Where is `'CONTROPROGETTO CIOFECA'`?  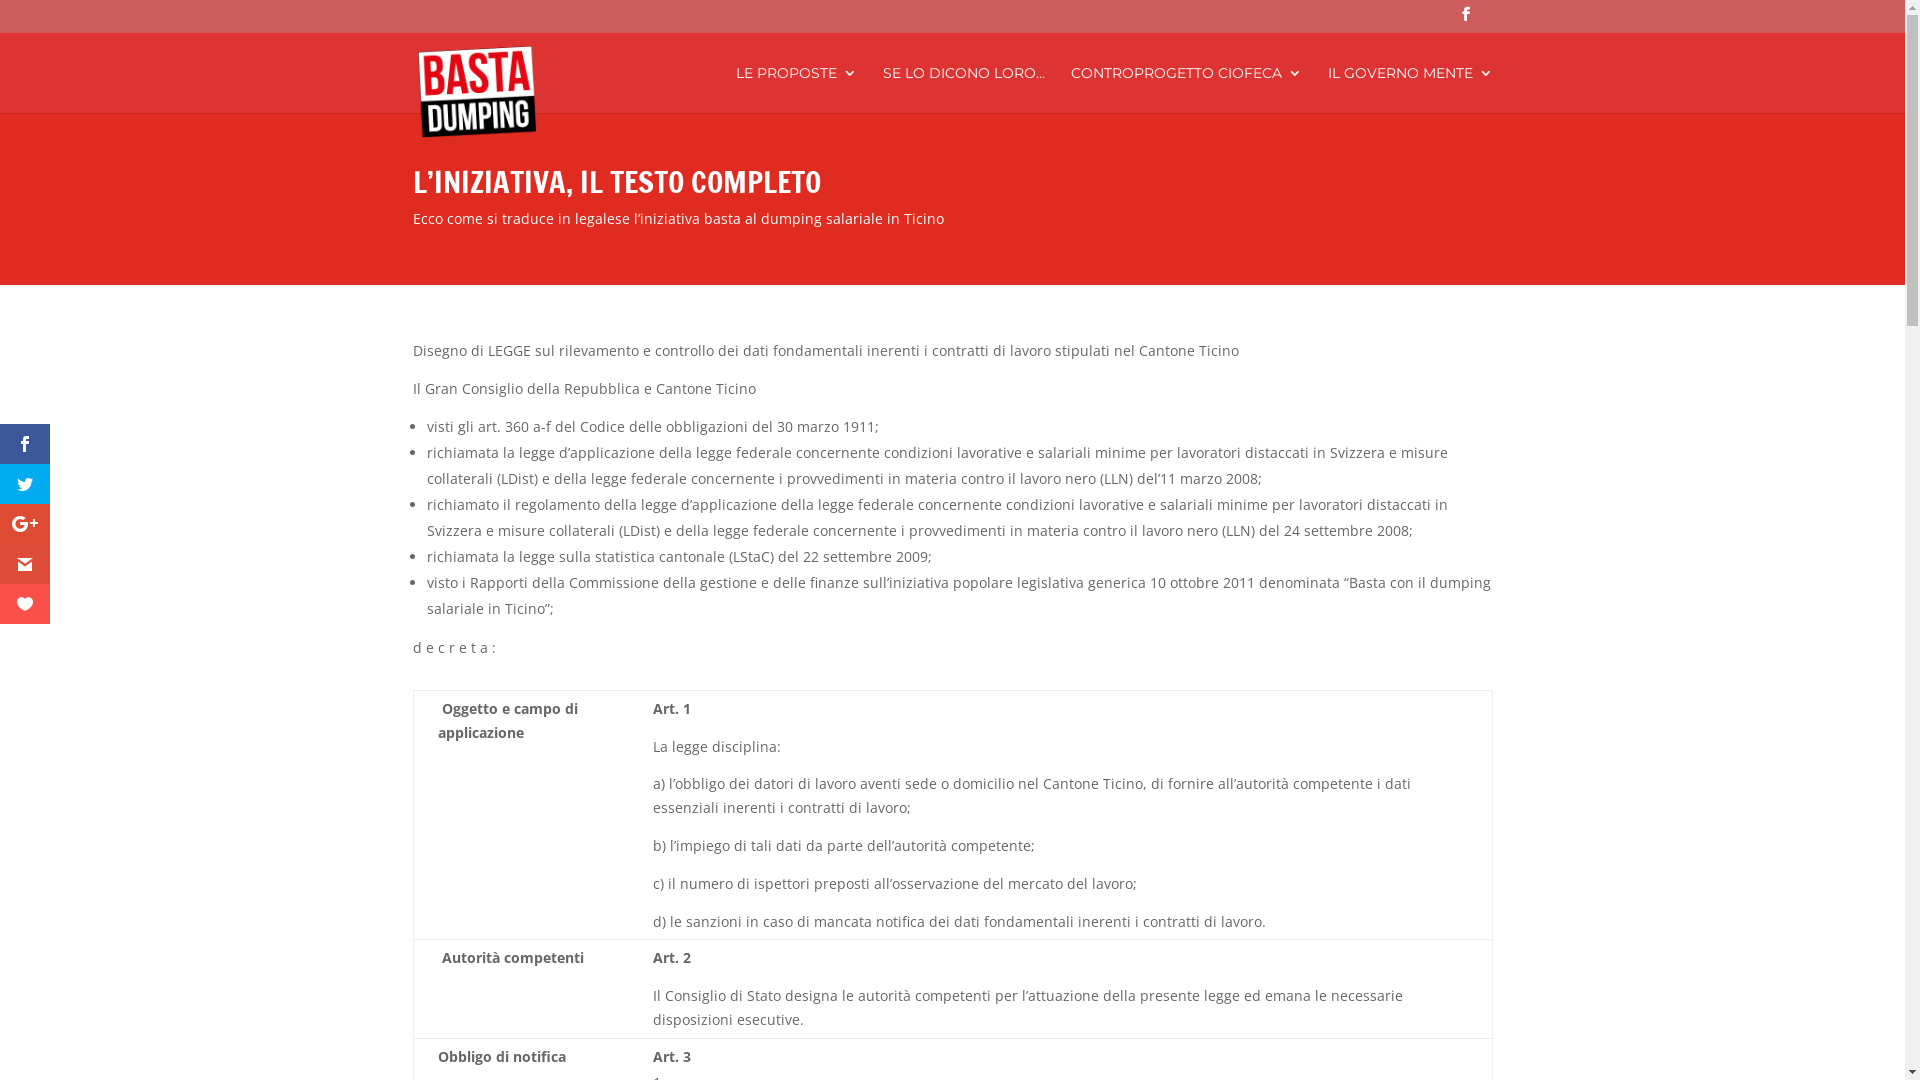
'CONTROPROGETTO CIOFECA' is located at coordinates (1185, 88).